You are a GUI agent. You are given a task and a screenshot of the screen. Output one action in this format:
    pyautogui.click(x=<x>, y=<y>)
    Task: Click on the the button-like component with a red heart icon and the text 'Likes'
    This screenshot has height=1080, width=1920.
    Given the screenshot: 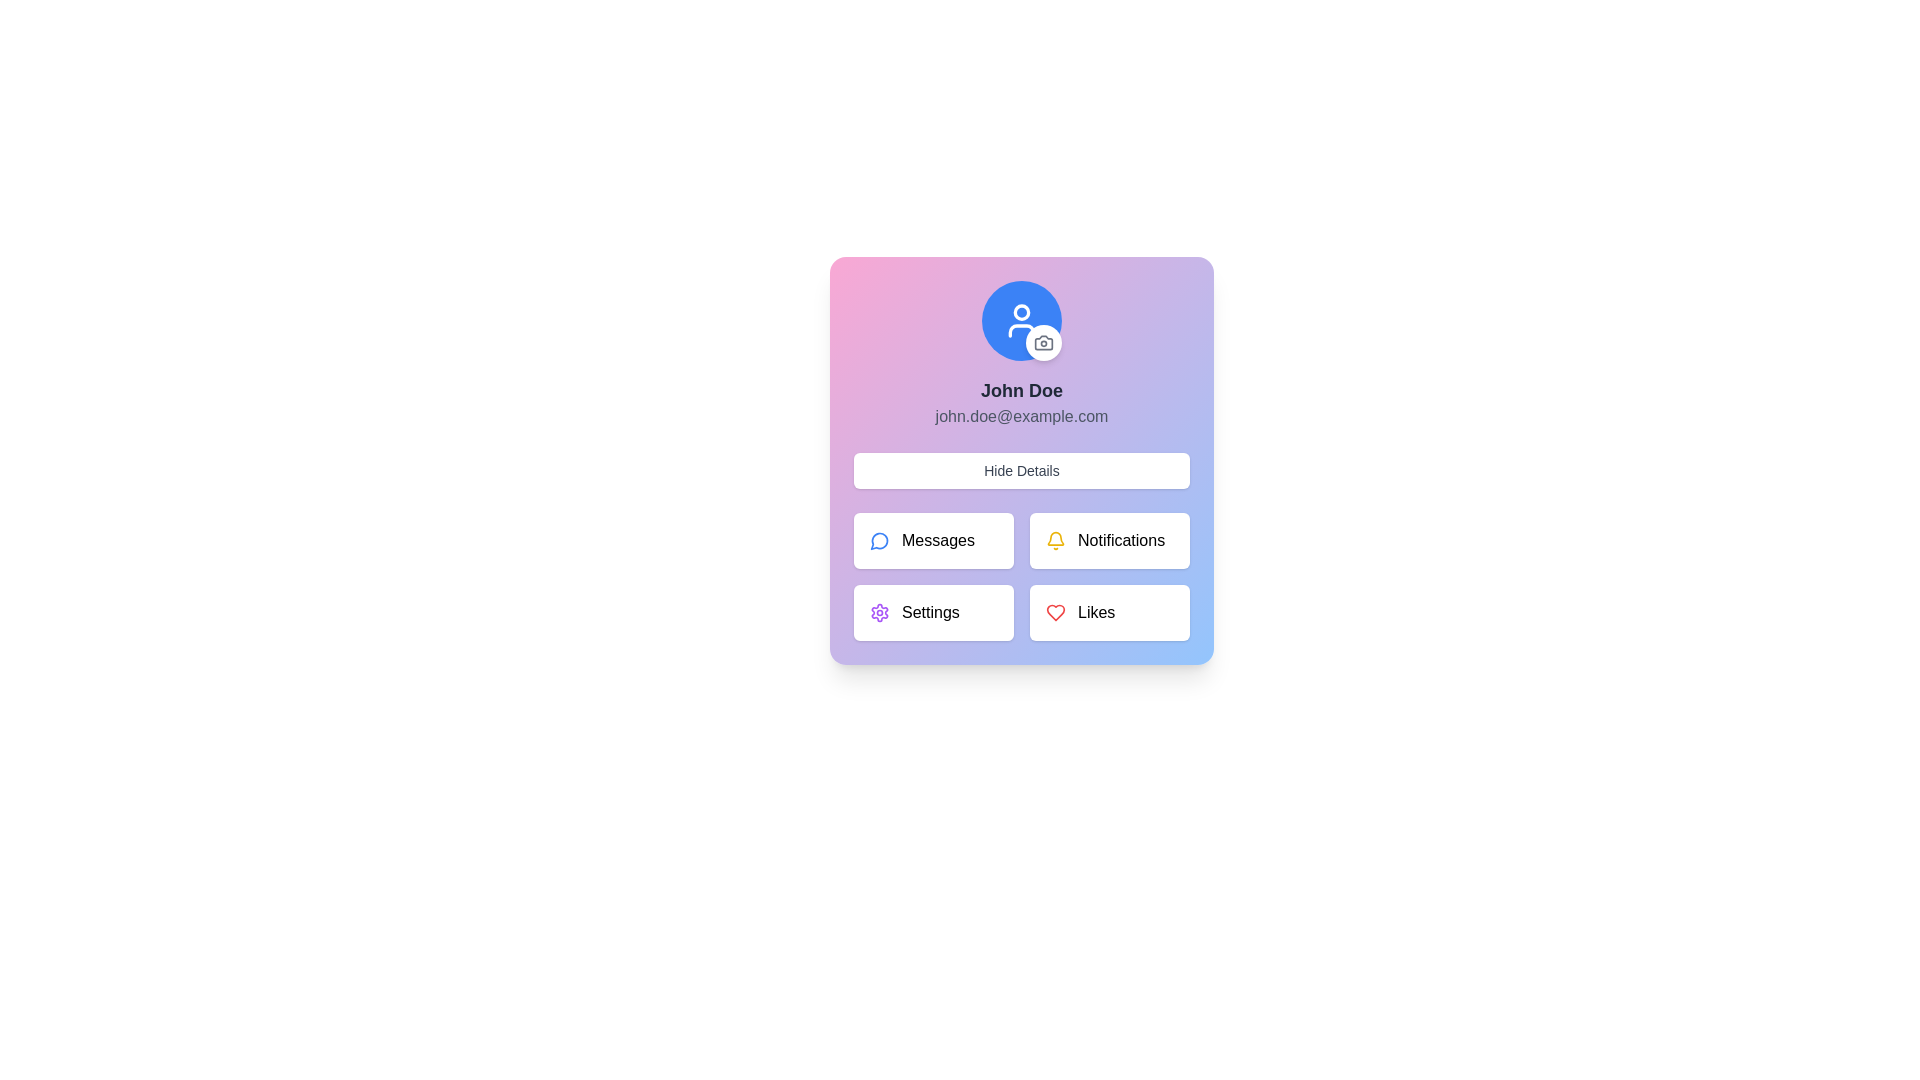 What is the action you would take?
    pyautogui.click(x=1108, y=612)
    